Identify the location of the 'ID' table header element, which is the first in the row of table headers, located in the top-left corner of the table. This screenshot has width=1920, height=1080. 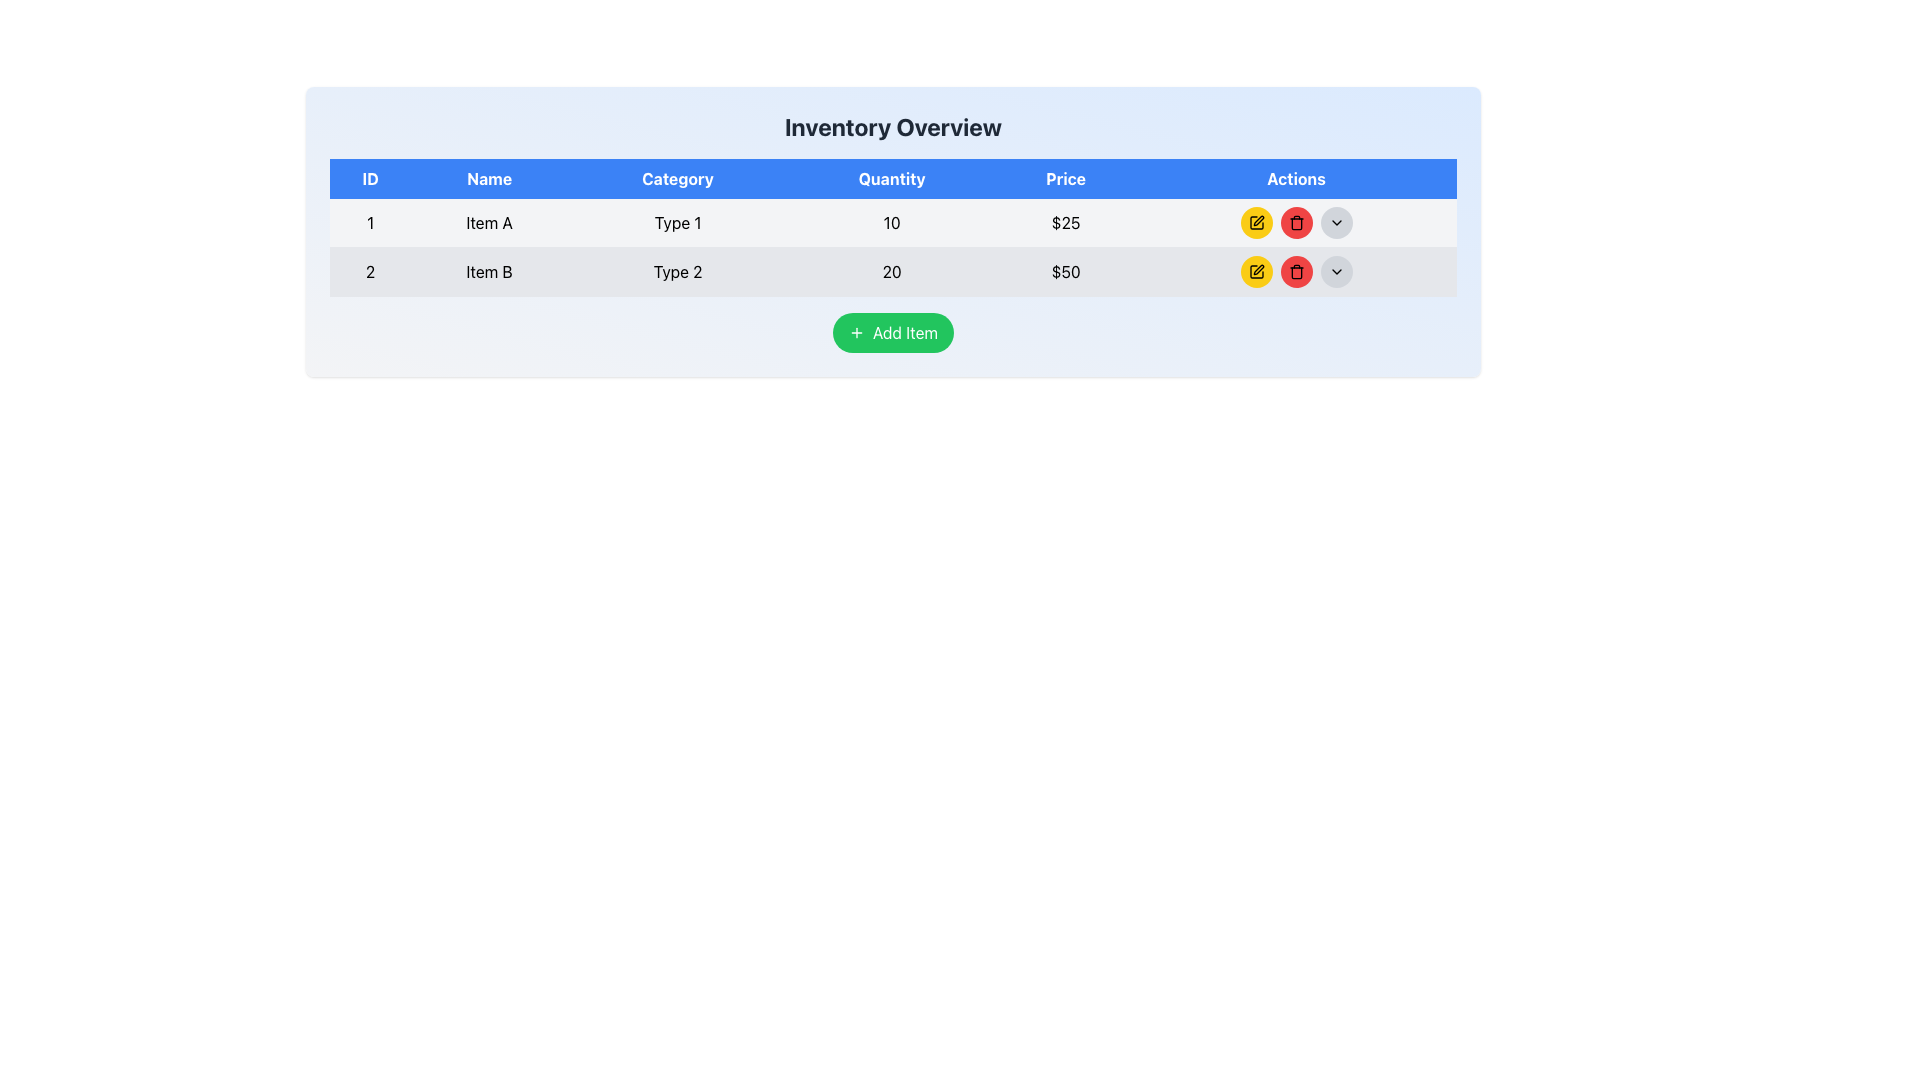
(370, 177).